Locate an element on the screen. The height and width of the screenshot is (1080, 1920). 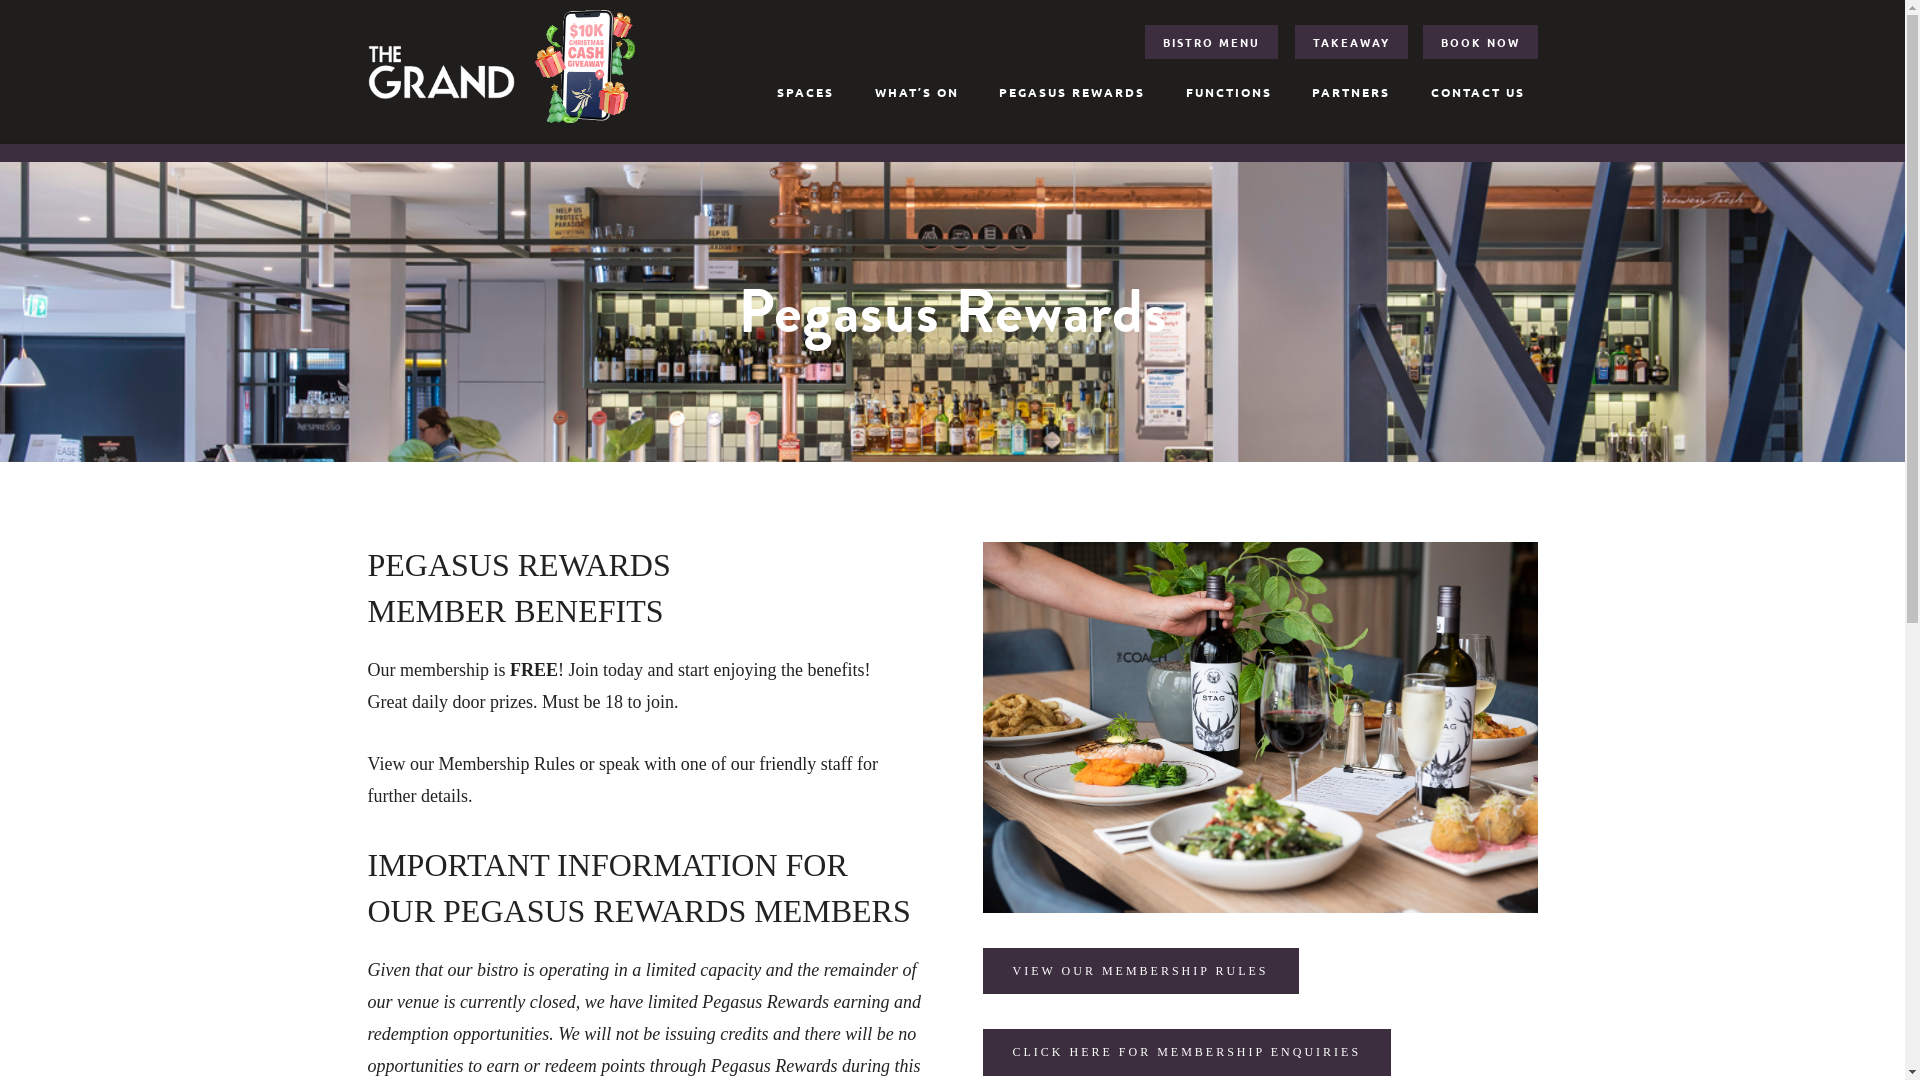
'BOOK NOW' is located at coordinates (1480, 42).